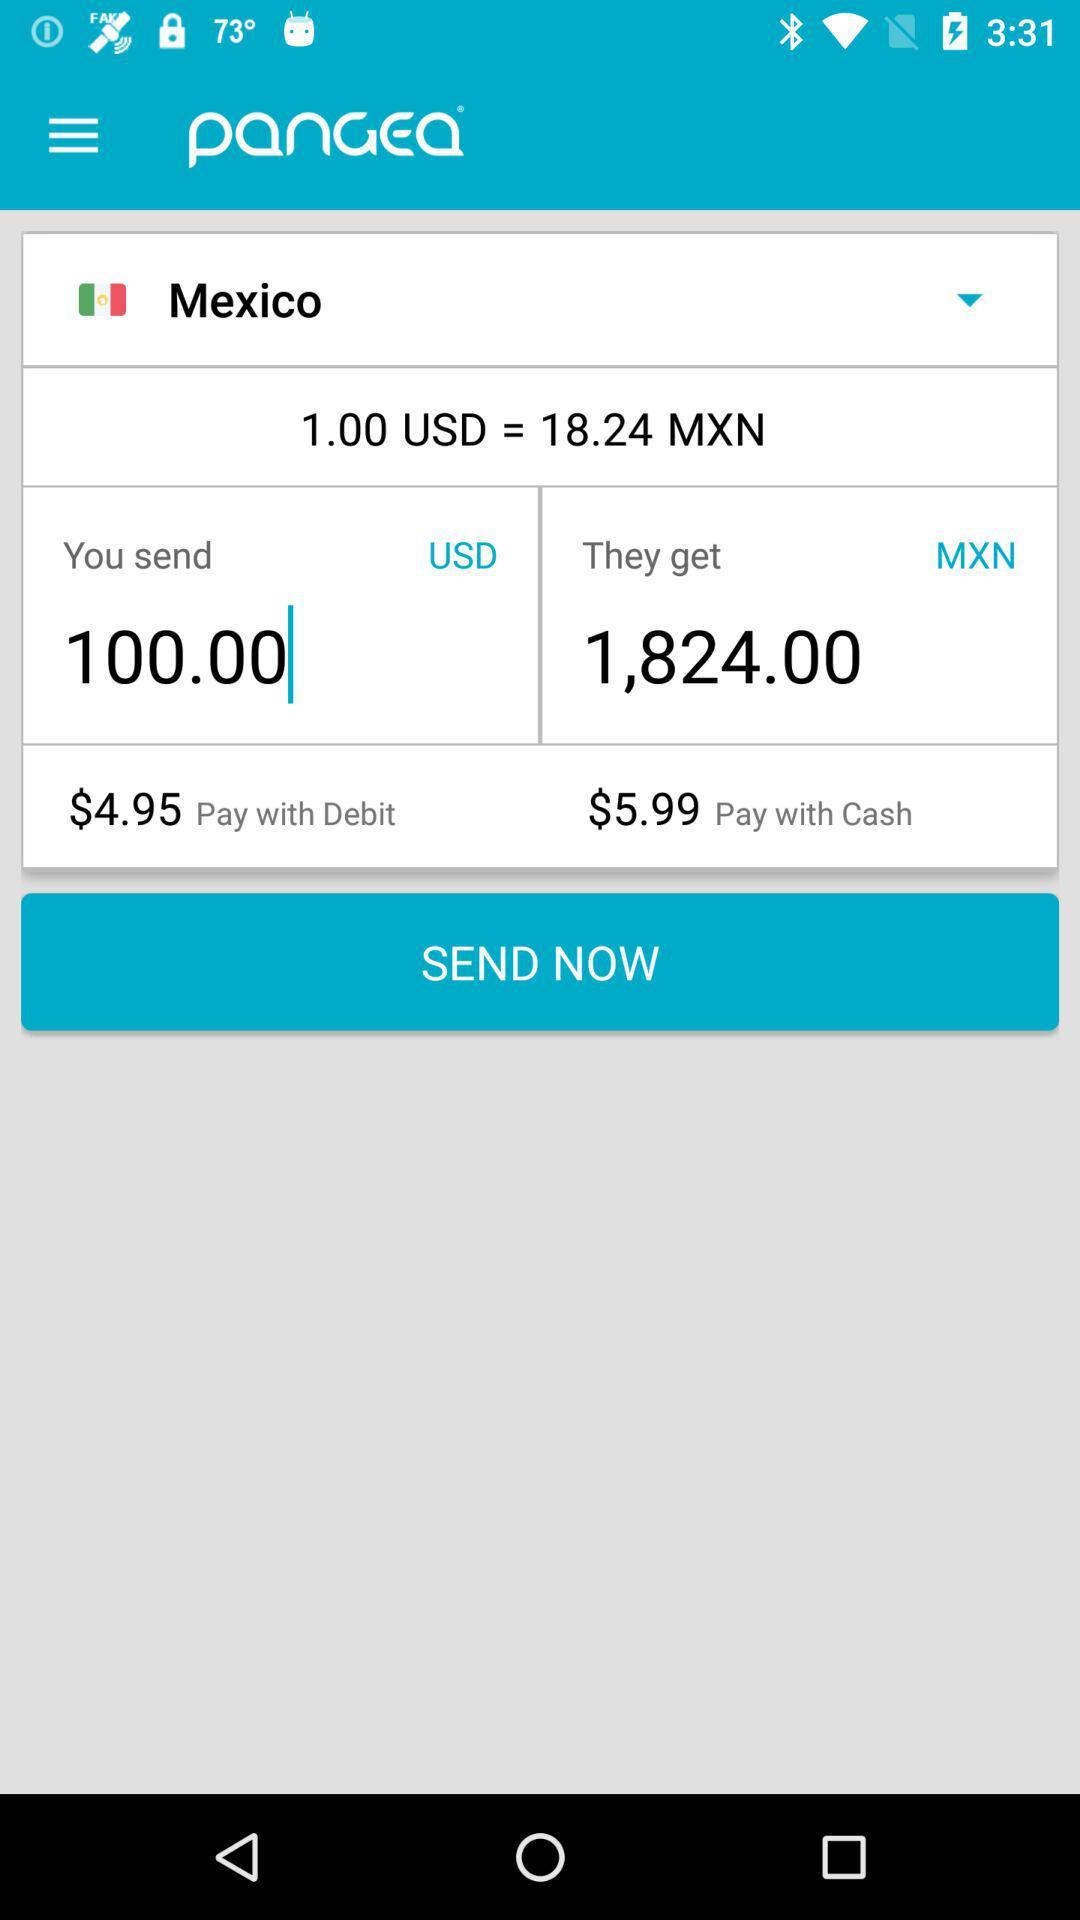  I want to click on the send now item, so click(540, 961).